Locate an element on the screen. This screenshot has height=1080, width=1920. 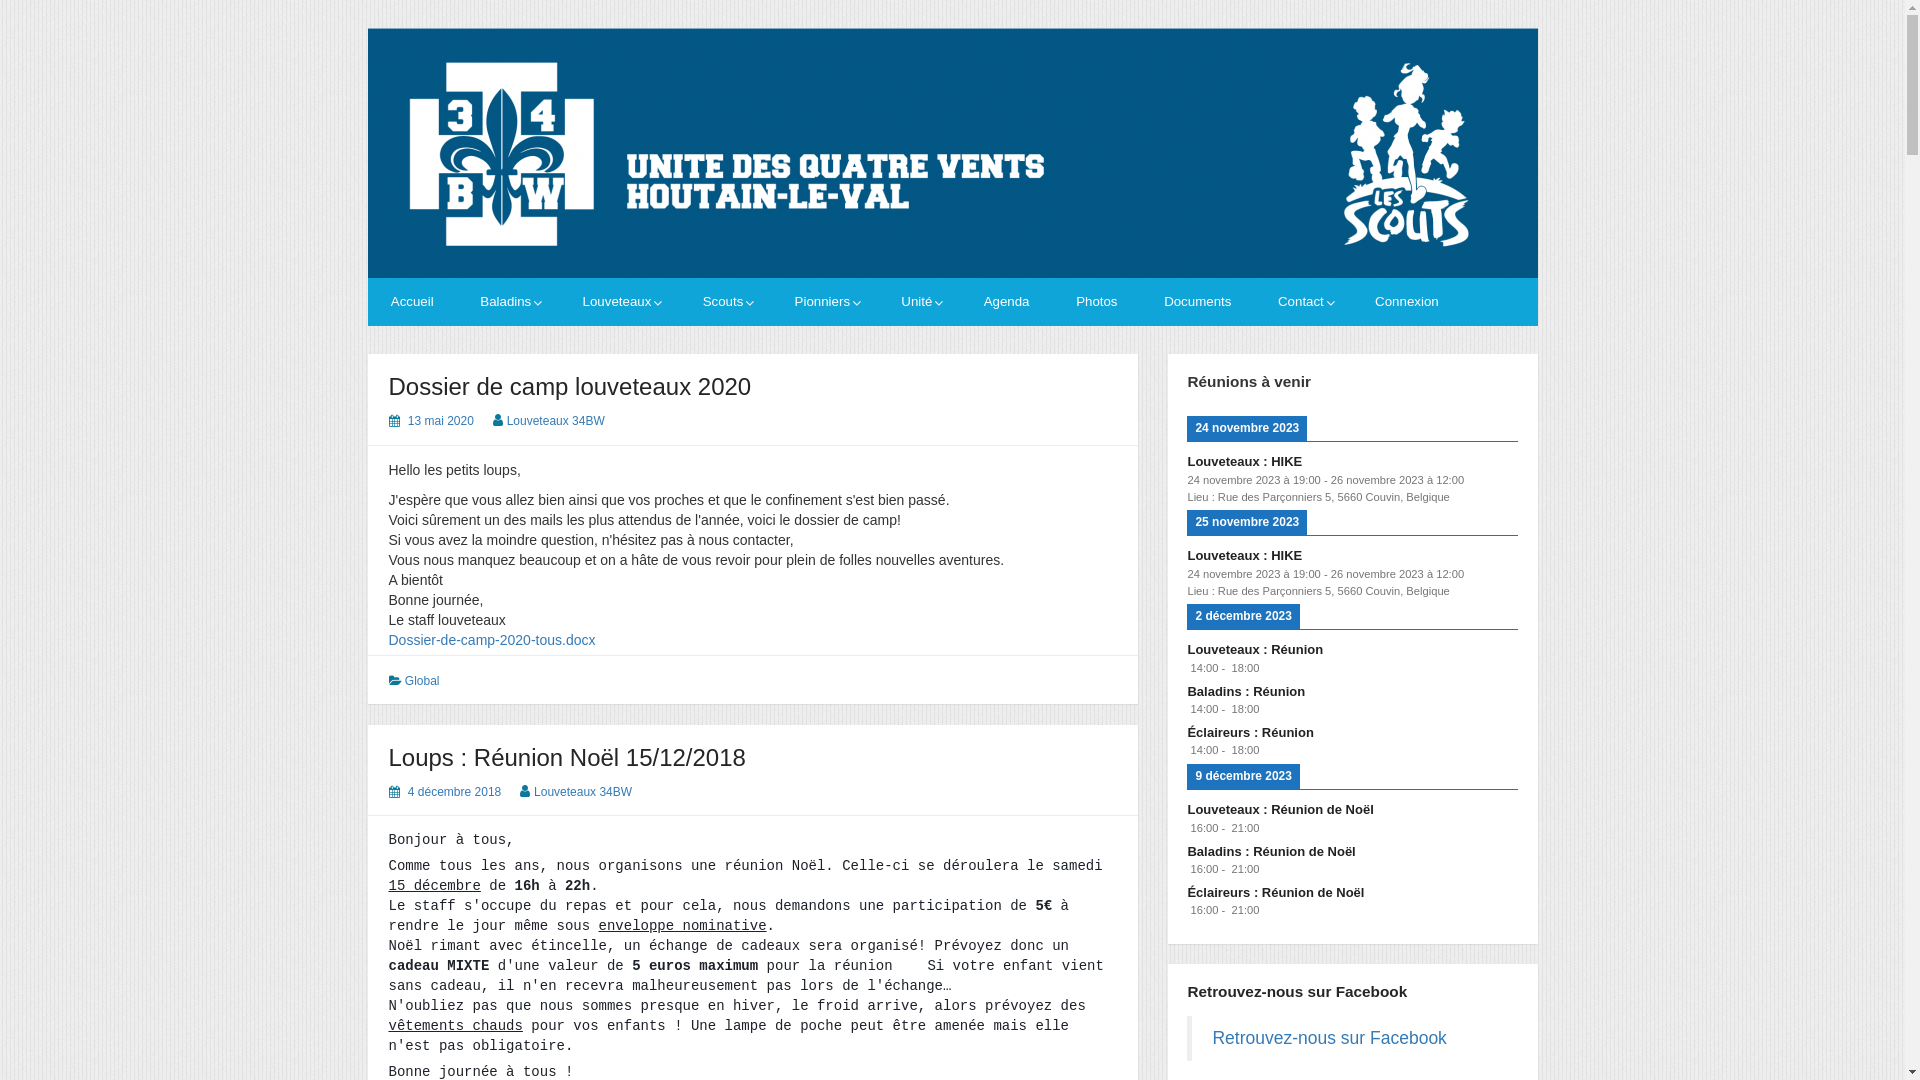
'Louveteaux 34BW' is located at coordinates (507, 419).